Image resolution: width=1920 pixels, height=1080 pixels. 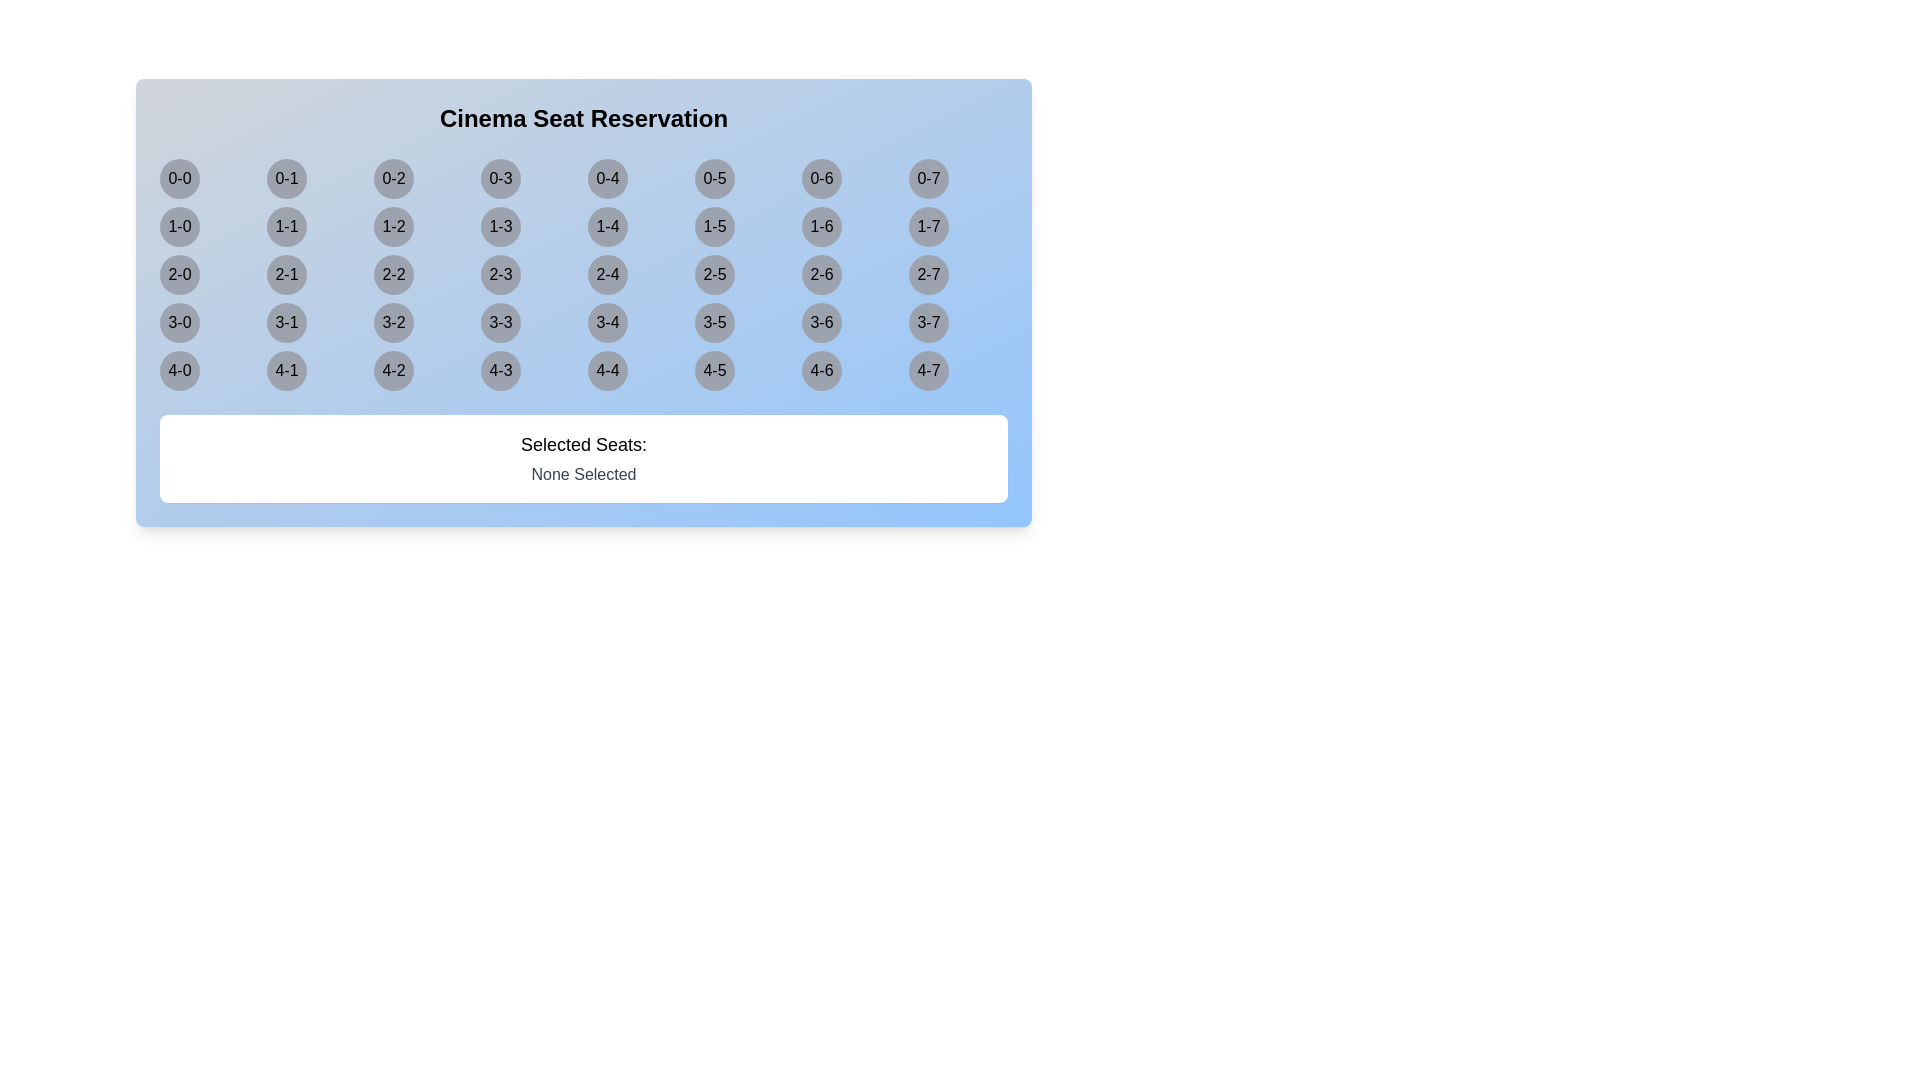 What do you see at coordinates (393, 177) in the screenshot?
I see `the third button` at bounding box center [393, 177].